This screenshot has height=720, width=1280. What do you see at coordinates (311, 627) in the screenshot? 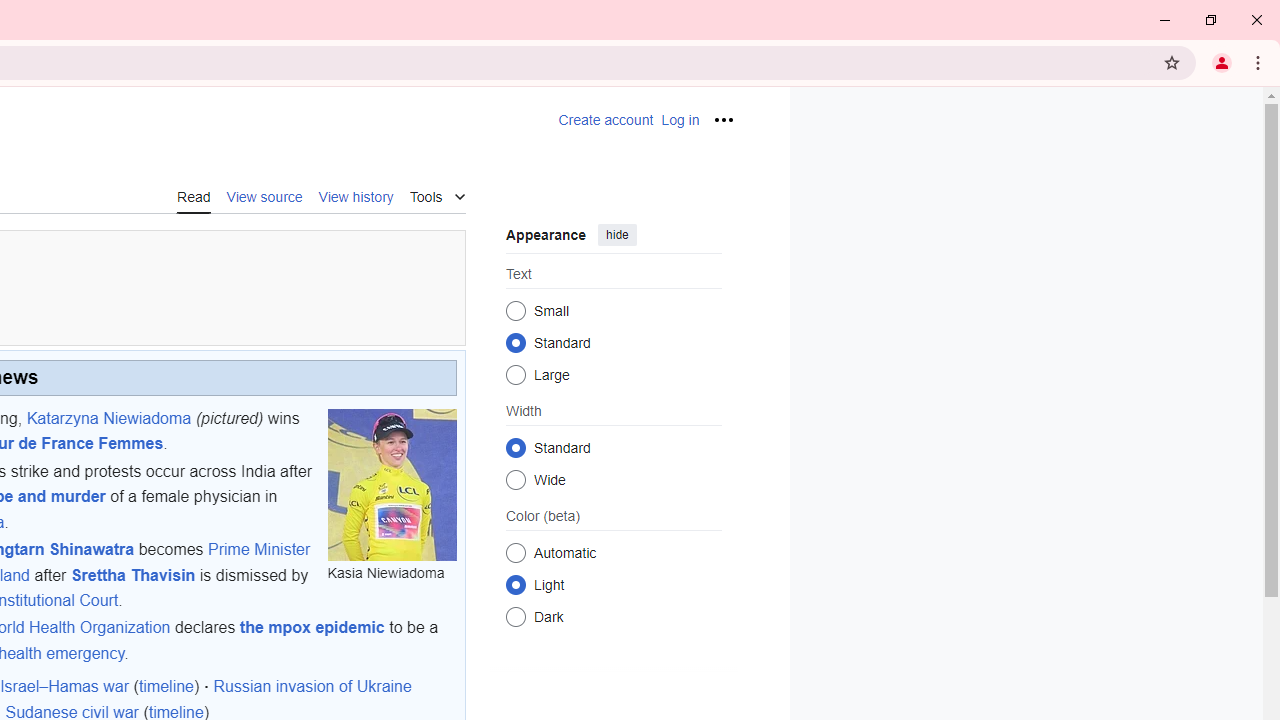
I see `'the mpox epidemic'` at bounding box center [311, 627].